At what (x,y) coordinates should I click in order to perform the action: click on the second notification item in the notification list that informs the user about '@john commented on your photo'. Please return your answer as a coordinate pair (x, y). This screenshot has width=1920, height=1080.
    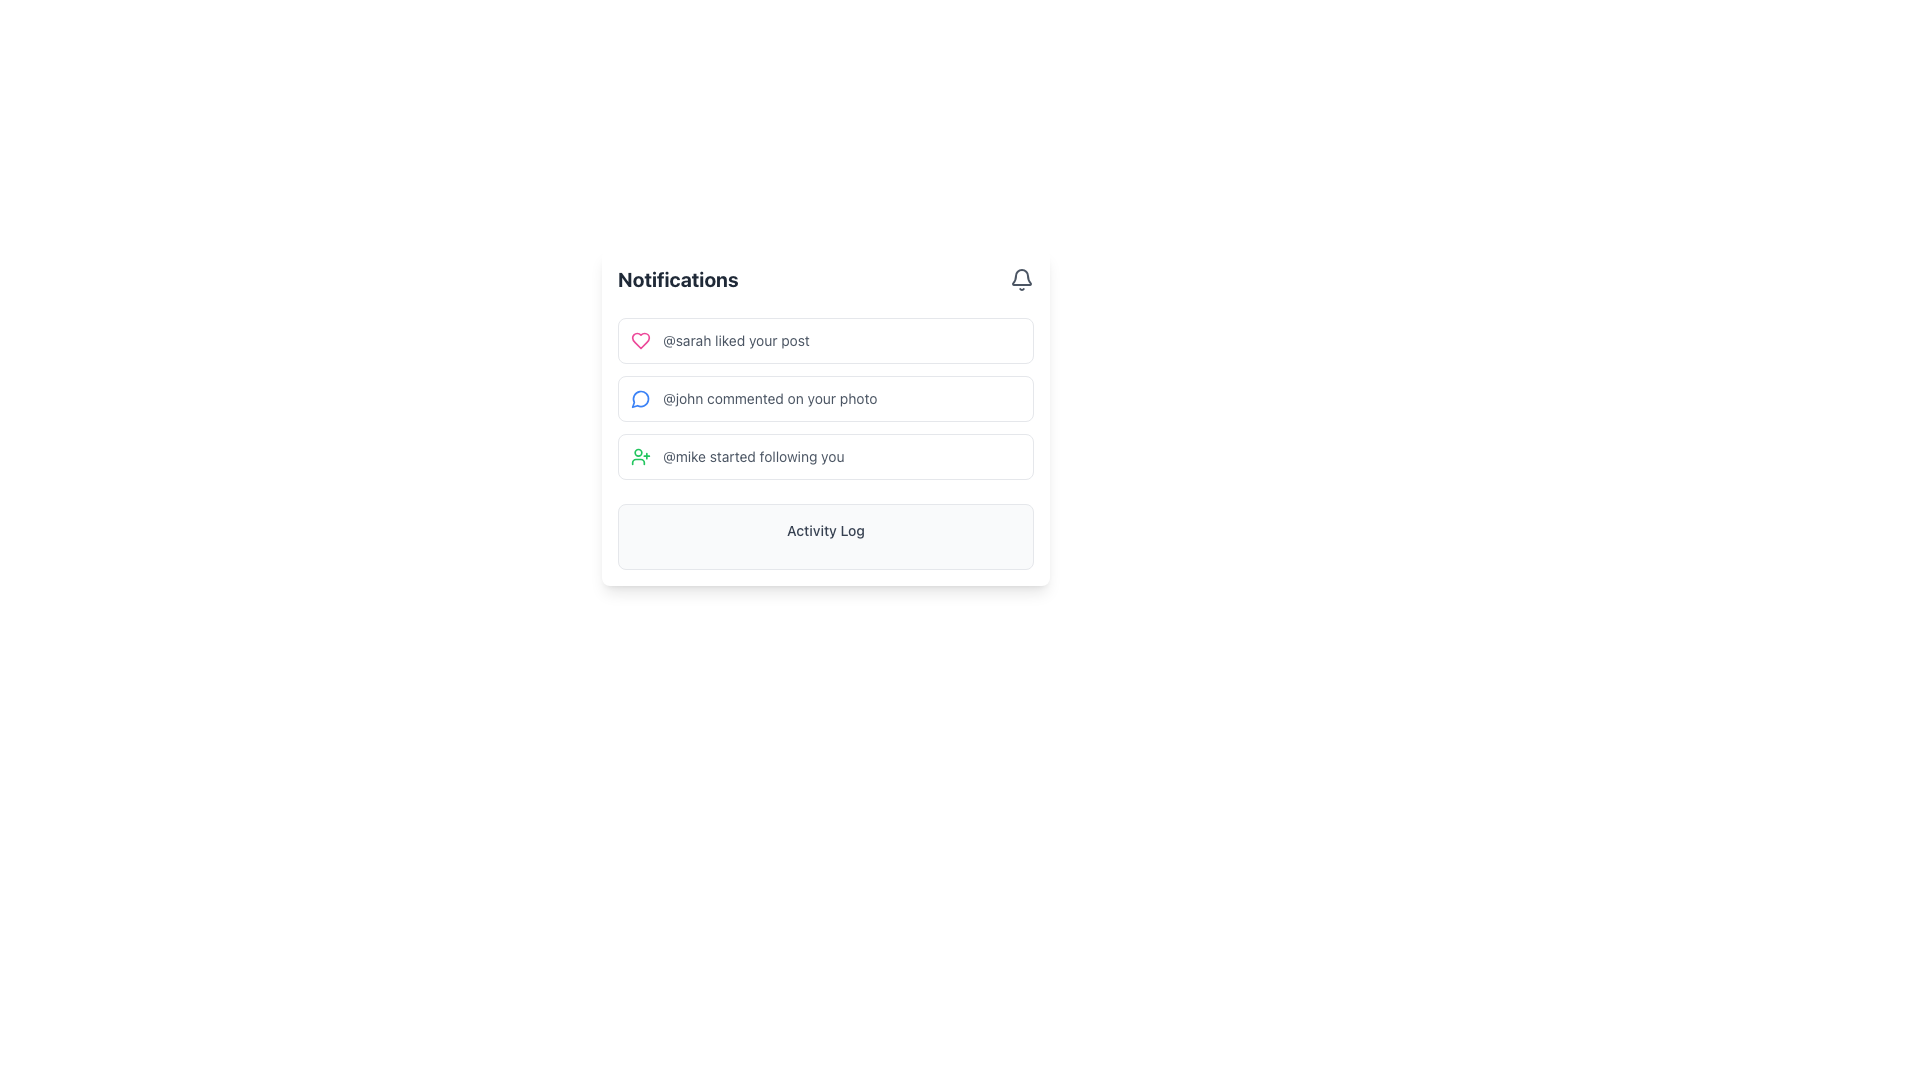
    Looking at the image, I should click on (825, 416).